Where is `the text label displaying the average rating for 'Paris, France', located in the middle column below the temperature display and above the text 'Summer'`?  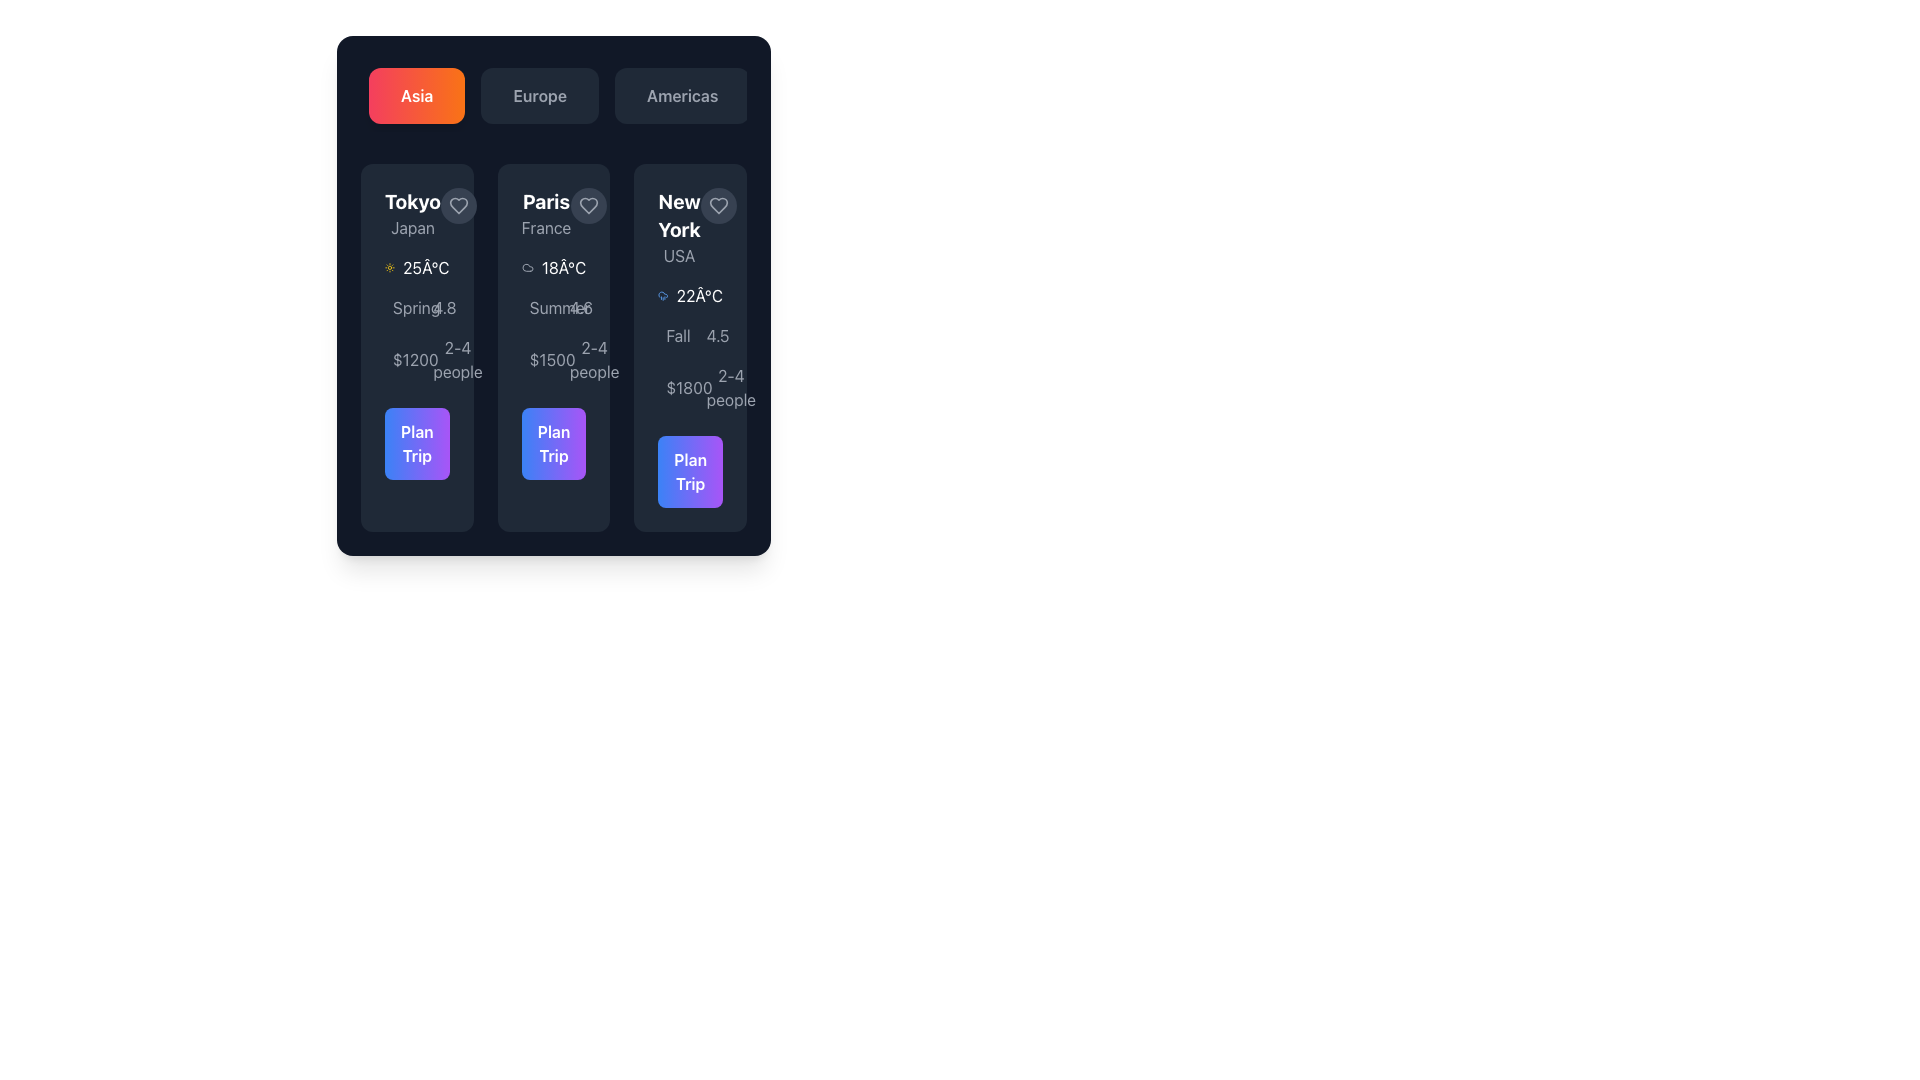 the text label displaying the average rating for 'Paris, France', located in the middle column below the temperature display and above the text 'Summer' is located at coordinates (580, 308).